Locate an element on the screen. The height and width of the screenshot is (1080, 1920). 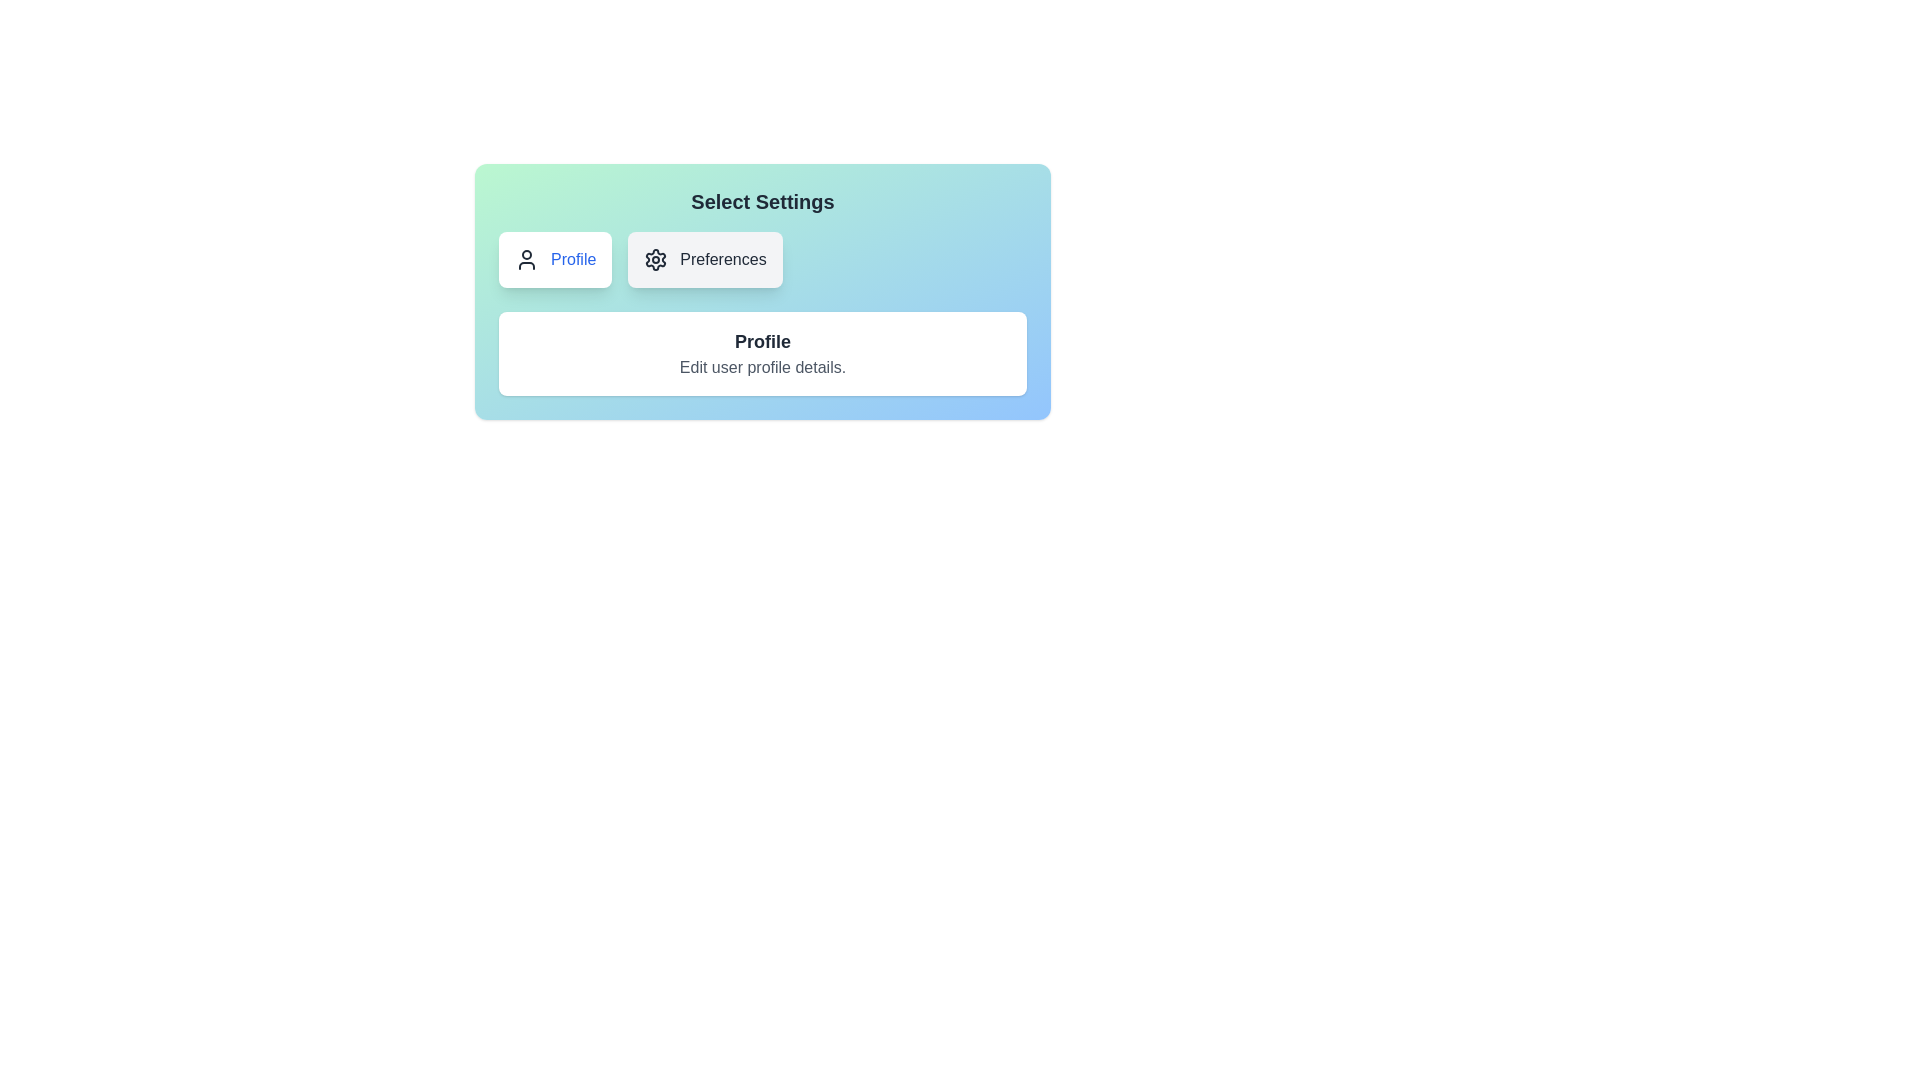
the gear-shaped icon representing settings within the 'Preferences' button is located at coordinates (656, 258).